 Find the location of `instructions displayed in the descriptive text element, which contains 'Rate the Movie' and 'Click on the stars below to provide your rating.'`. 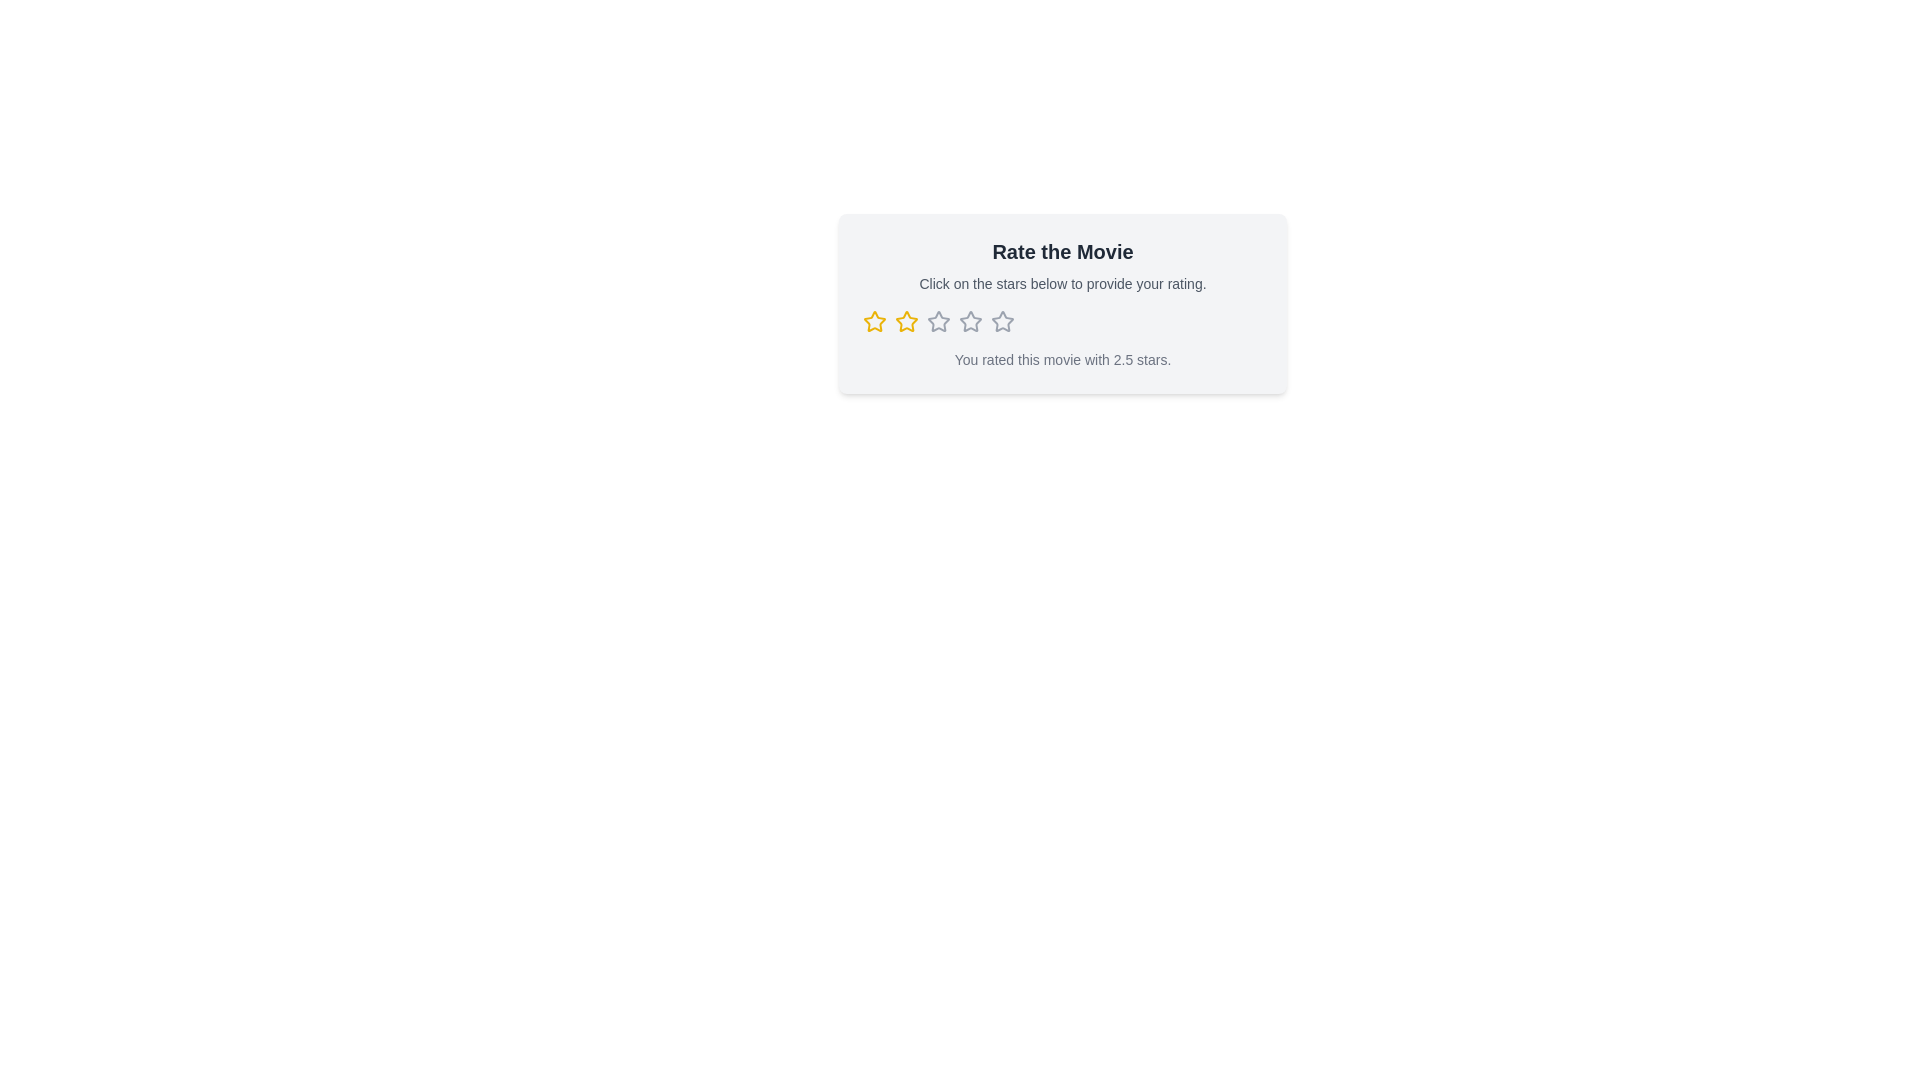

instructions displayed in the descriptive text element, which contains 'Rate the Movie' and 'Click on the stars below to provide your rating.' is located at coordinates (1061, 265).